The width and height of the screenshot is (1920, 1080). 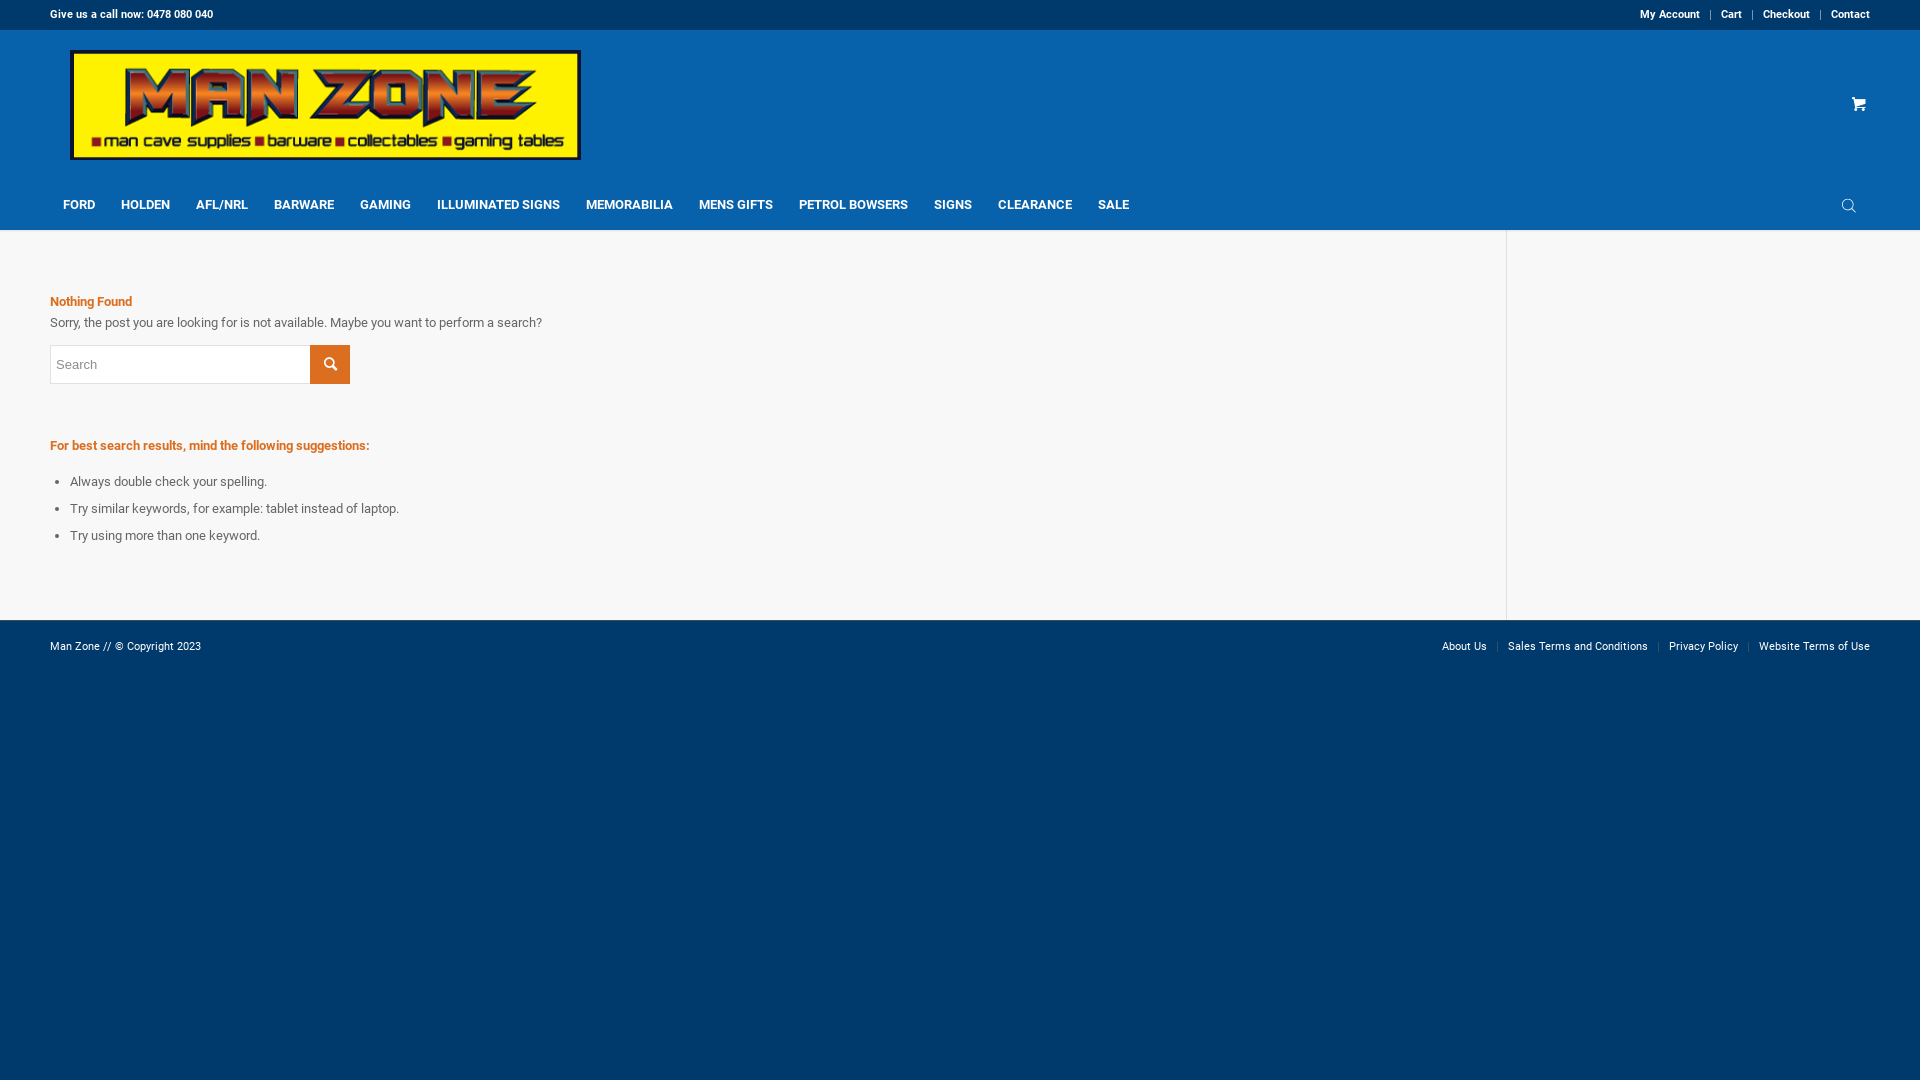 I want to click on 'Website Terms of Use', so click(x=1814, y=646).